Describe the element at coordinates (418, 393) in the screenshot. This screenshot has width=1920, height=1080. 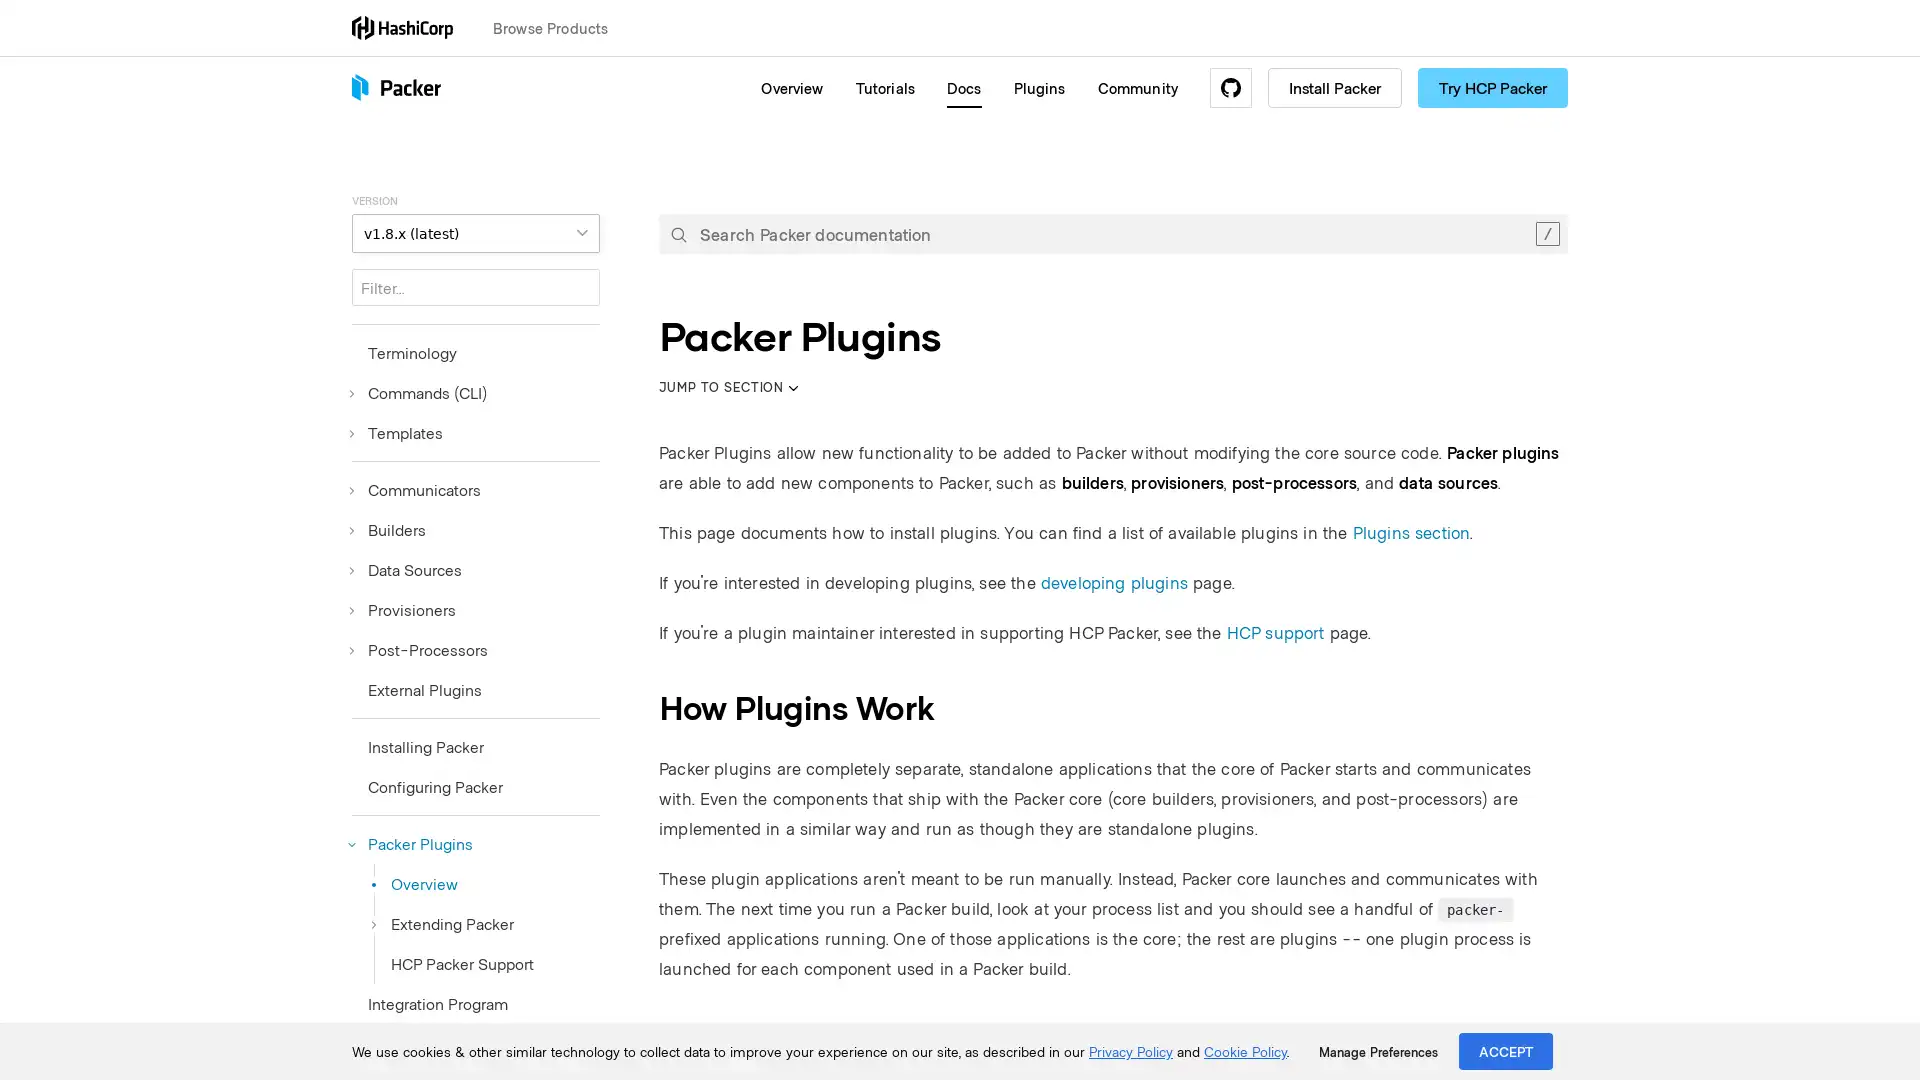
I see `Commands (CLI)` at that location.